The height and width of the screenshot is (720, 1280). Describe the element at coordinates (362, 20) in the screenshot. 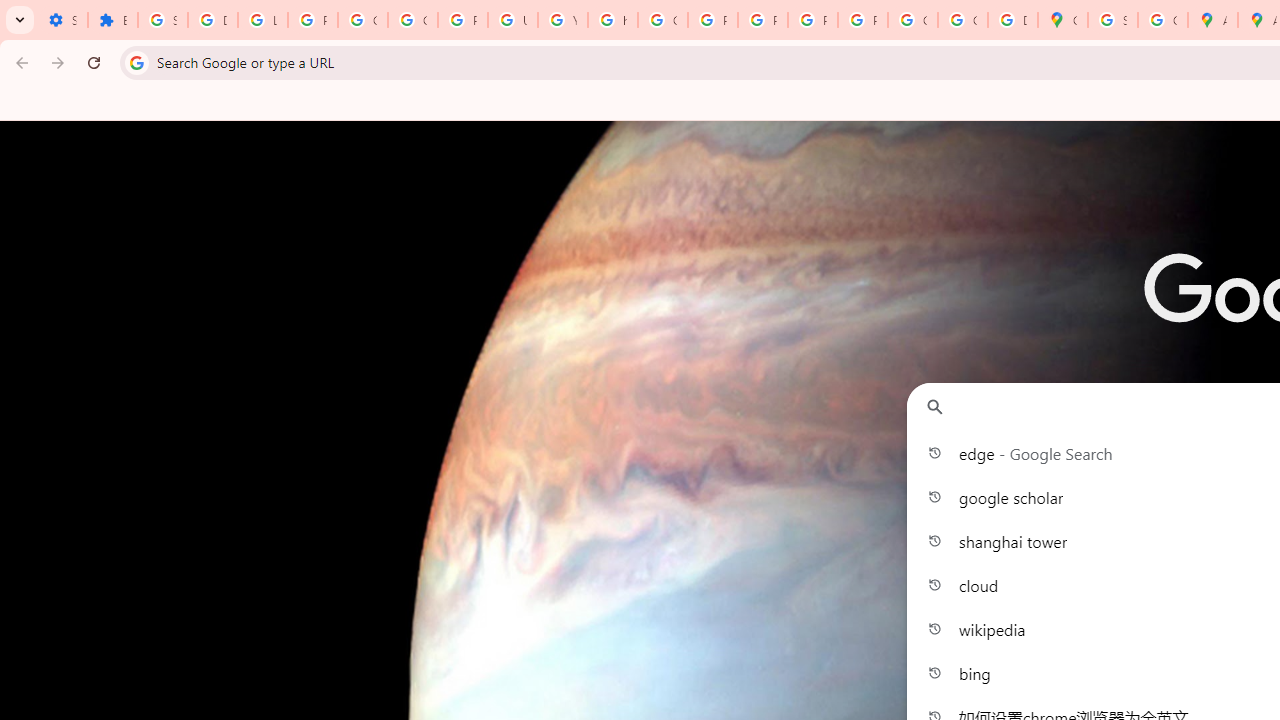

I see `'Google Account Help'` at that location.